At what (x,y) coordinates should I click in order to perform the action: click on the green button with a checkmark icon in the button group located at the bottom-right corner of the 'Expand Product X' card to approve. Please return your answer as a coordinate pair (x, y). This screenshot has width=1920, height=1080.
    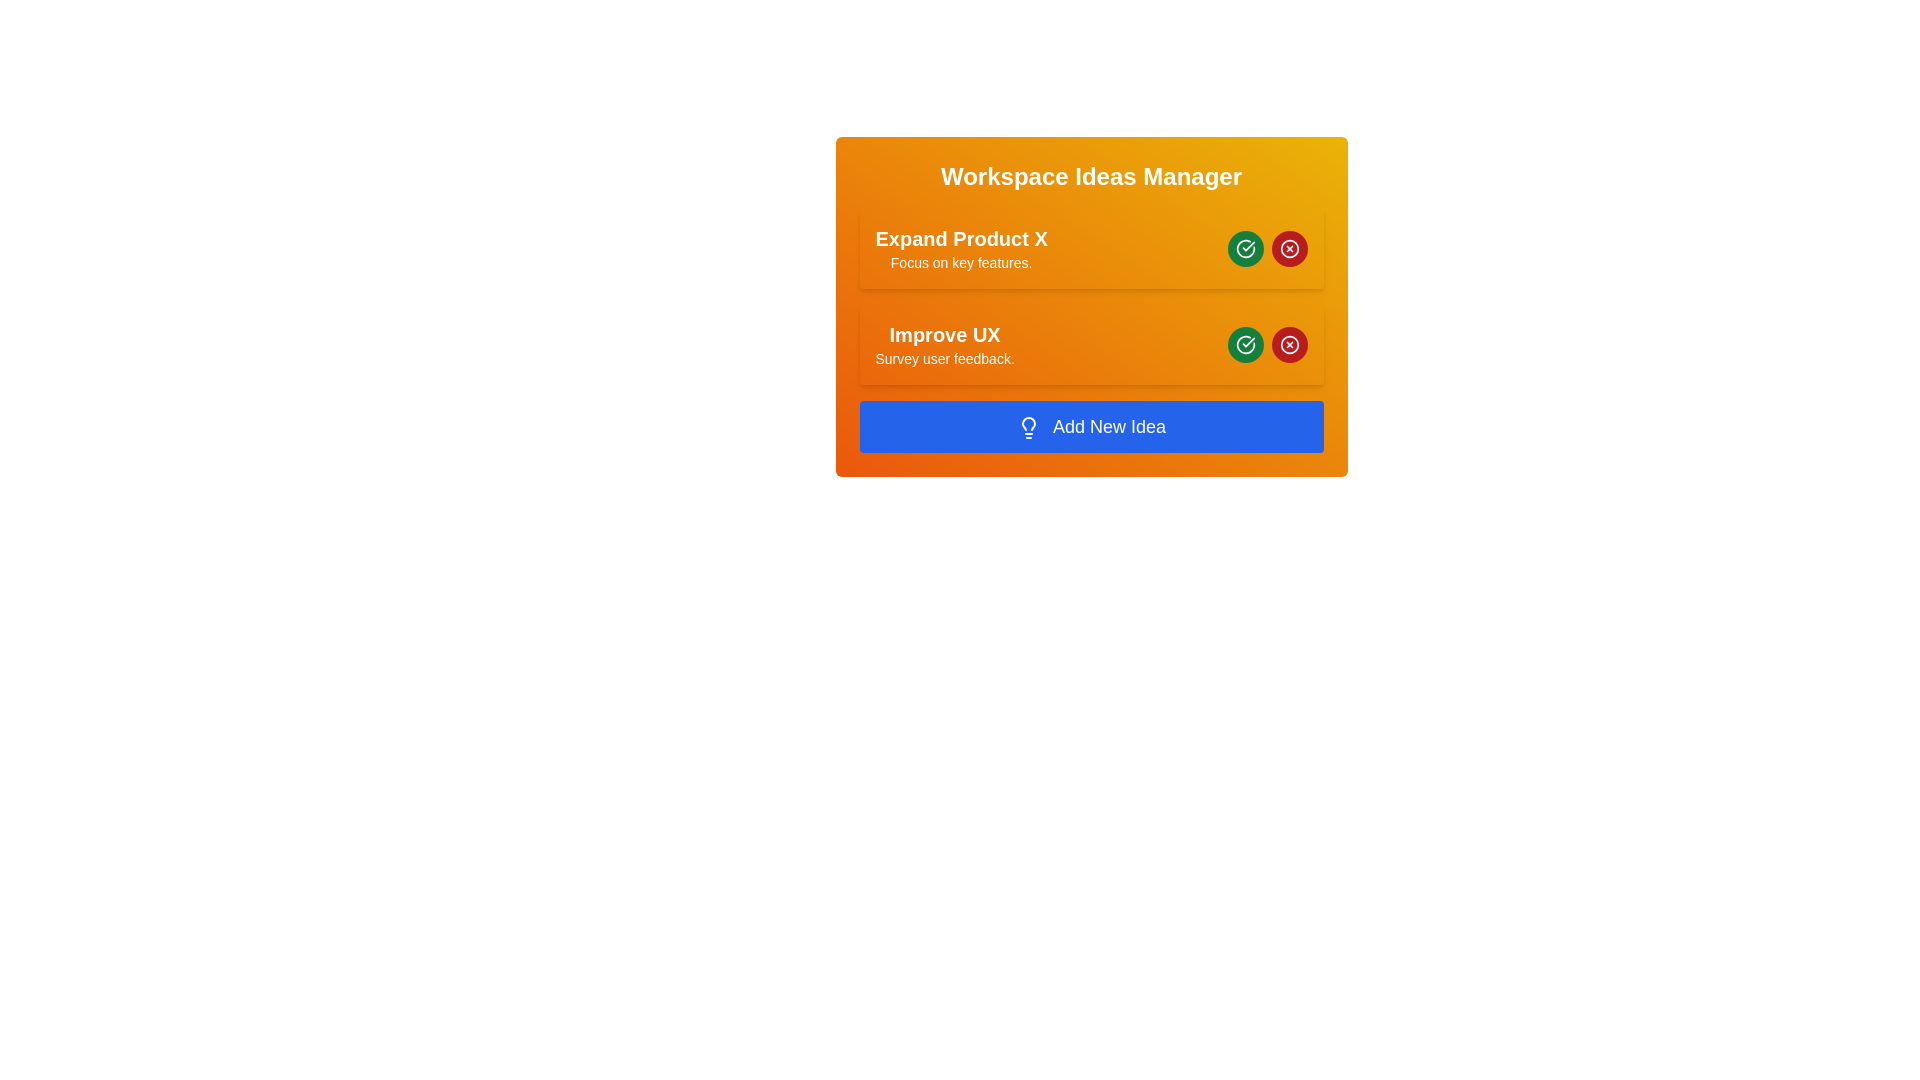
    Looking at the image, I should click on (1266, 248).